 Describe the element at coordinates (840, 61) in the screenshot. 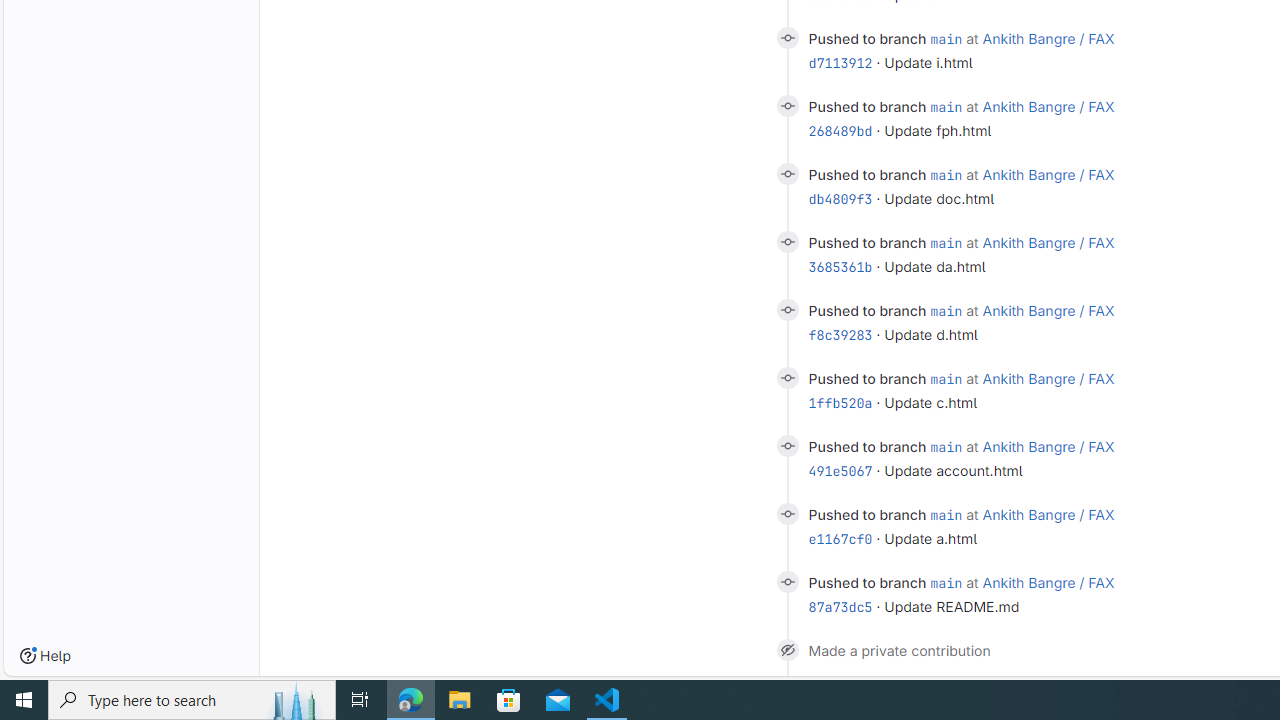

I see `'d7113912'` at that location.